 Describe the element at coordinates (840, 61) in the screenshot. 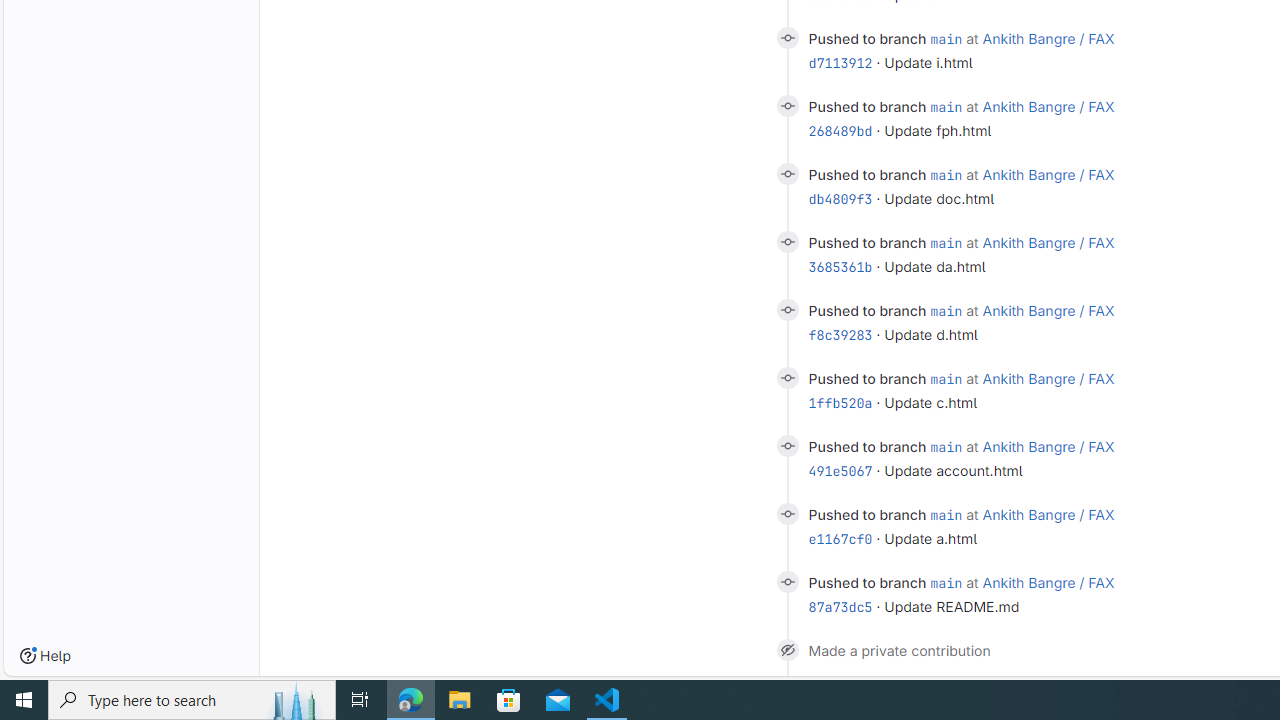

I see `'d7113912'` at that location.